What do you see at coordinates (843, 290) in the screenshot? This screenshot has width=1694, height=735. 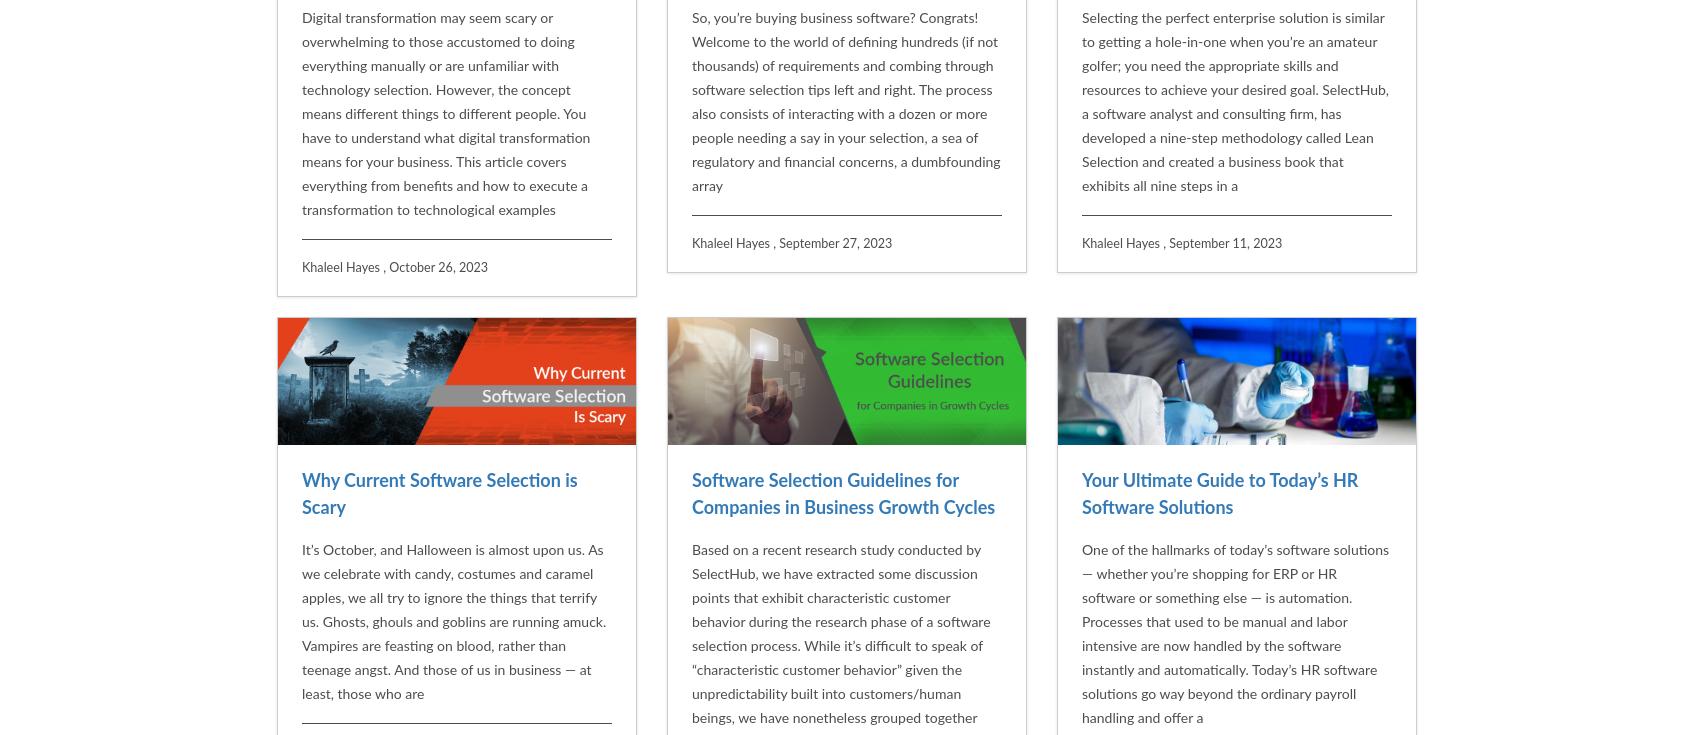 I see `'Software Selection Guidelines for Companies in Business Growth Cycles'` at bounding box center [843, 290].